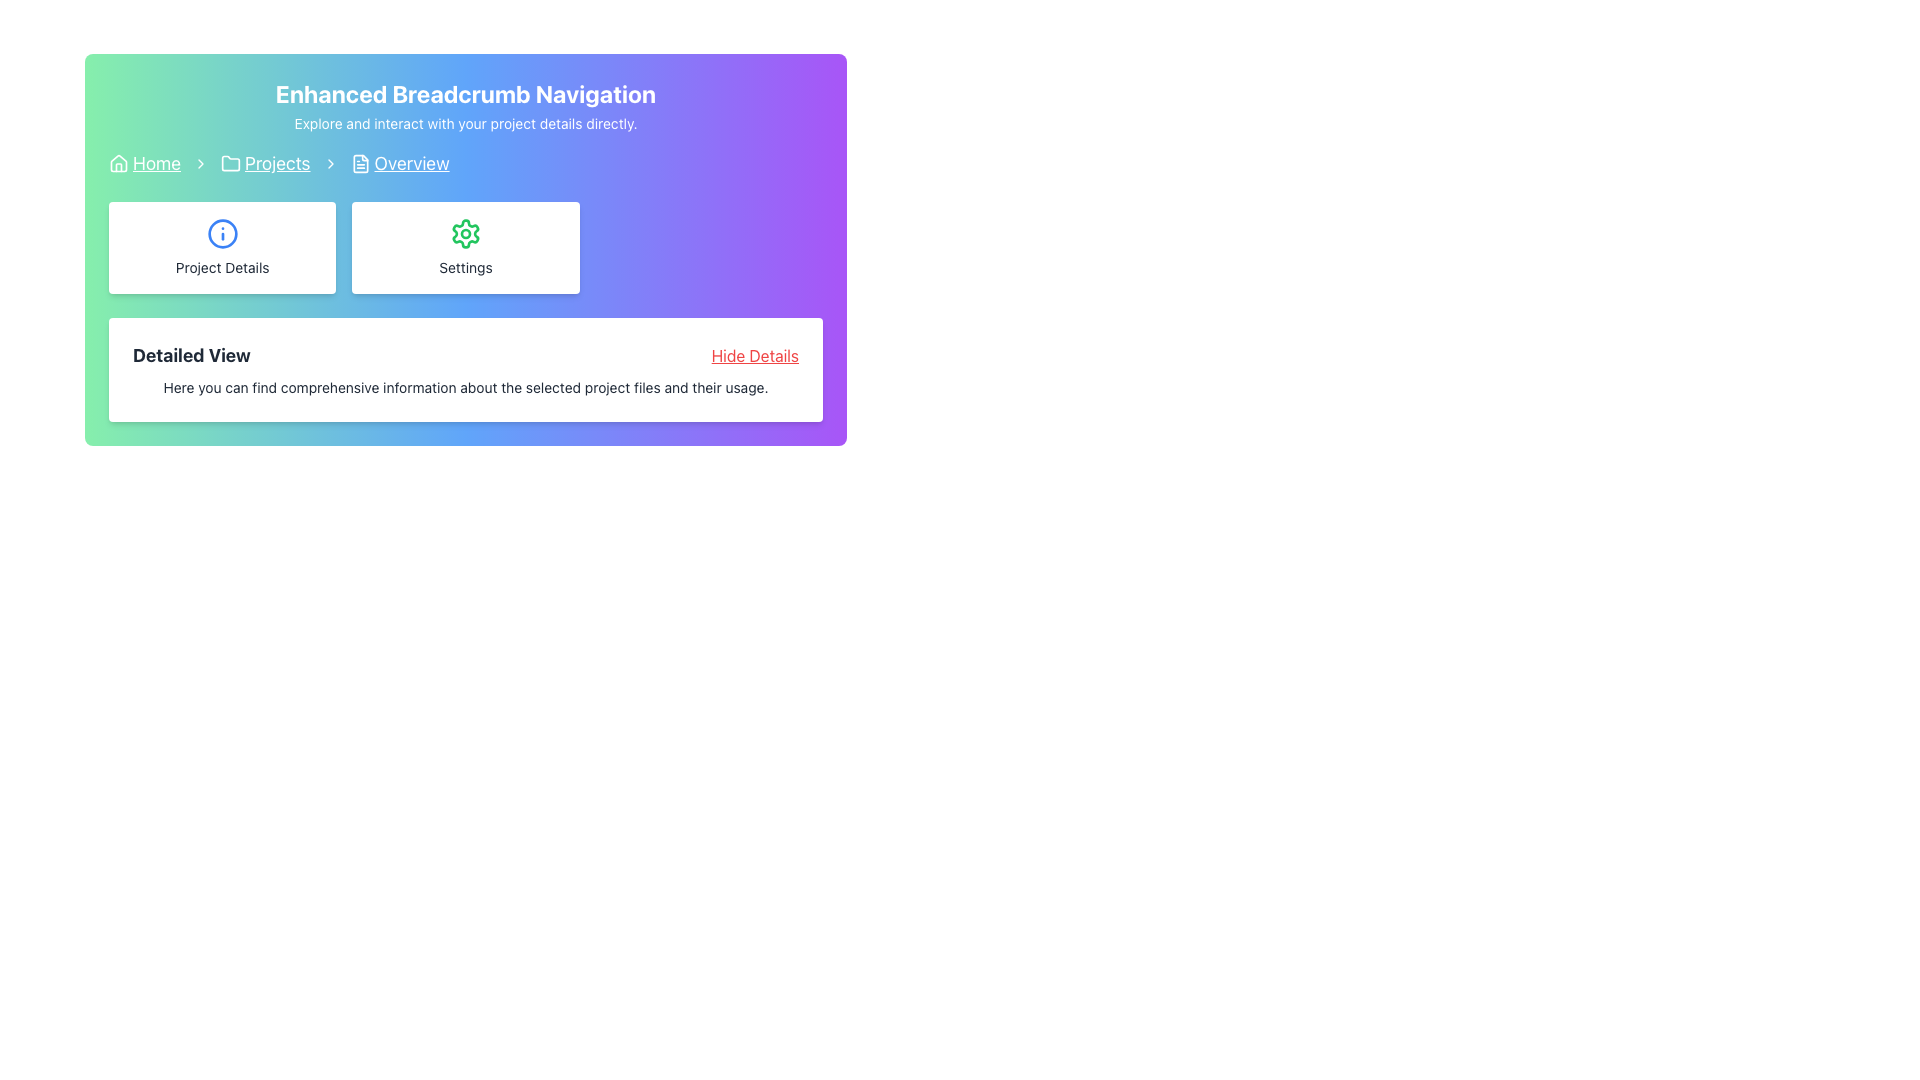  I want to click on the small icon representing a sheet of paper with a folded corner, located in the breadcrumb navigation area adjacent to the 'Overview' link, so click(360, 163).